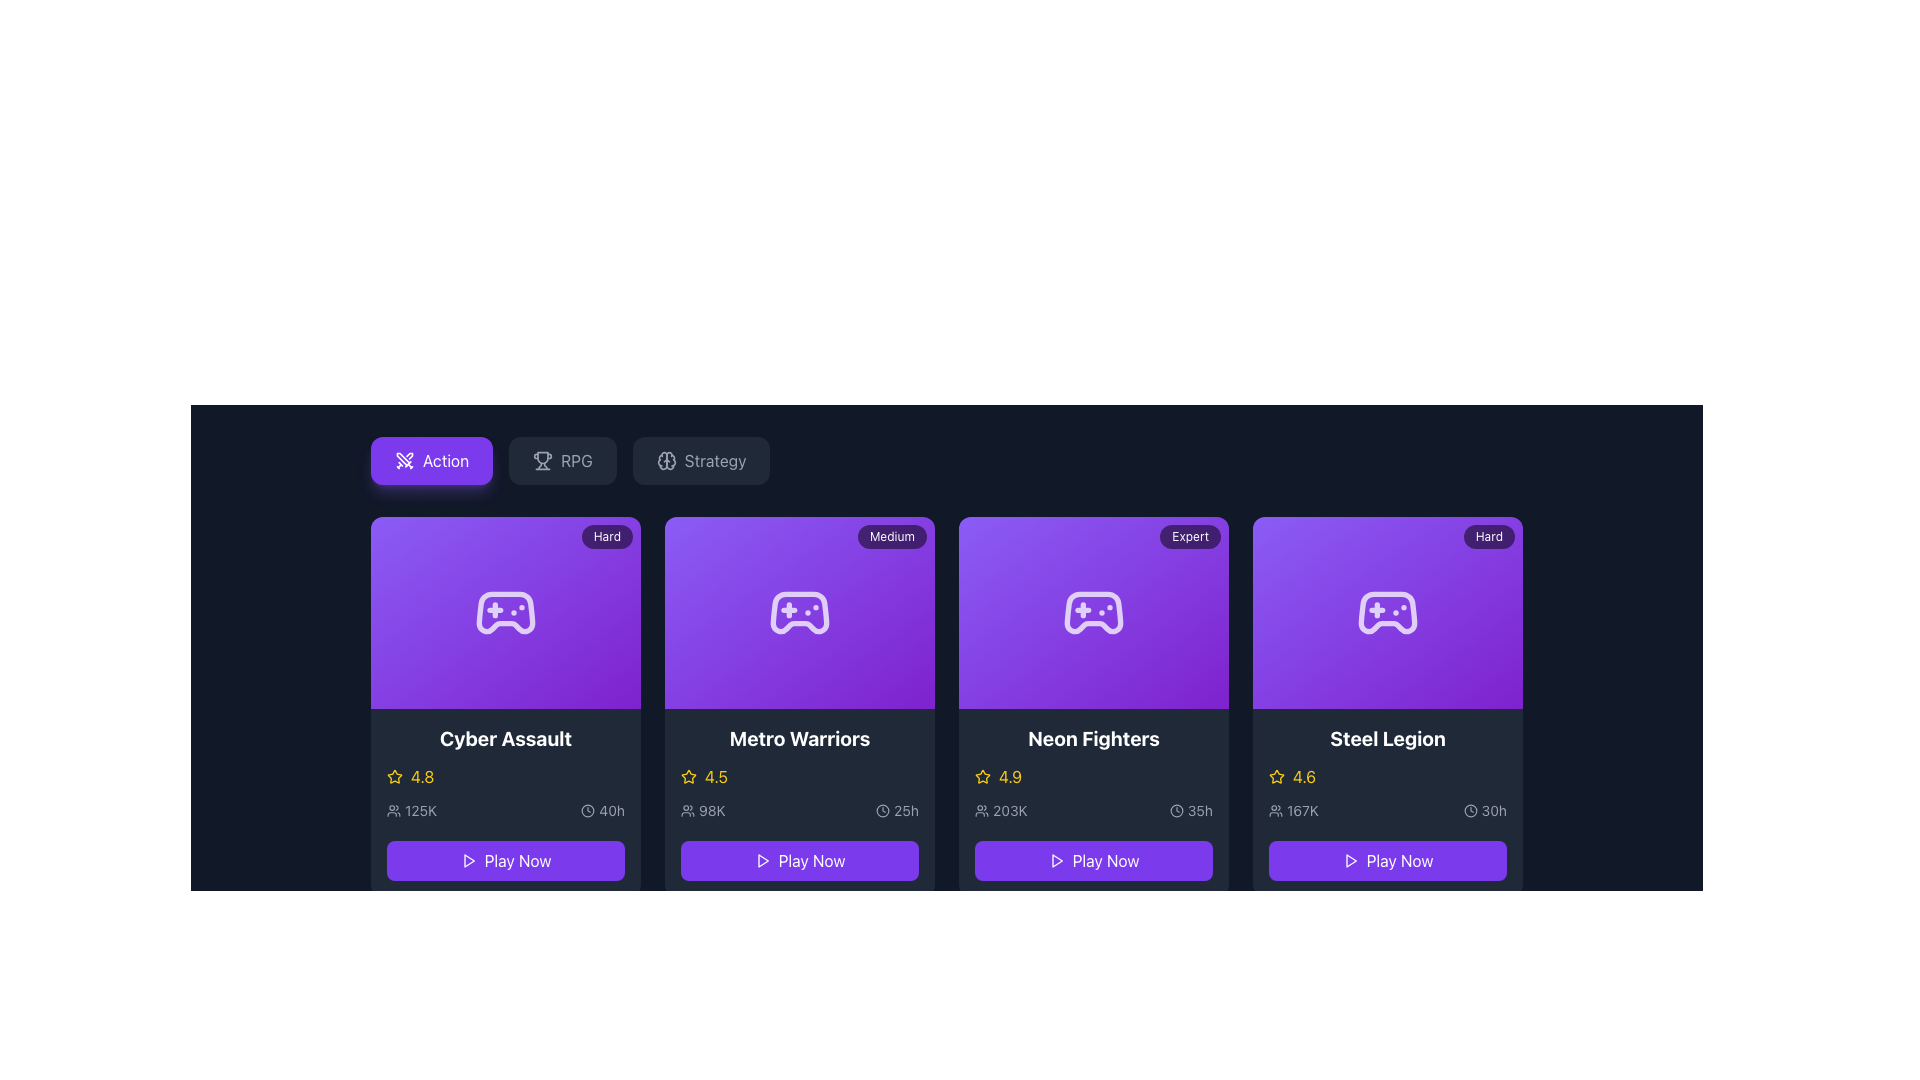  Describe the element at coordinates (1093, 739) in the screenshot. I see `title 'Neon Fighters' from the heading text element located in the upper-middle part of its card, which is the third card from the left` at that location.